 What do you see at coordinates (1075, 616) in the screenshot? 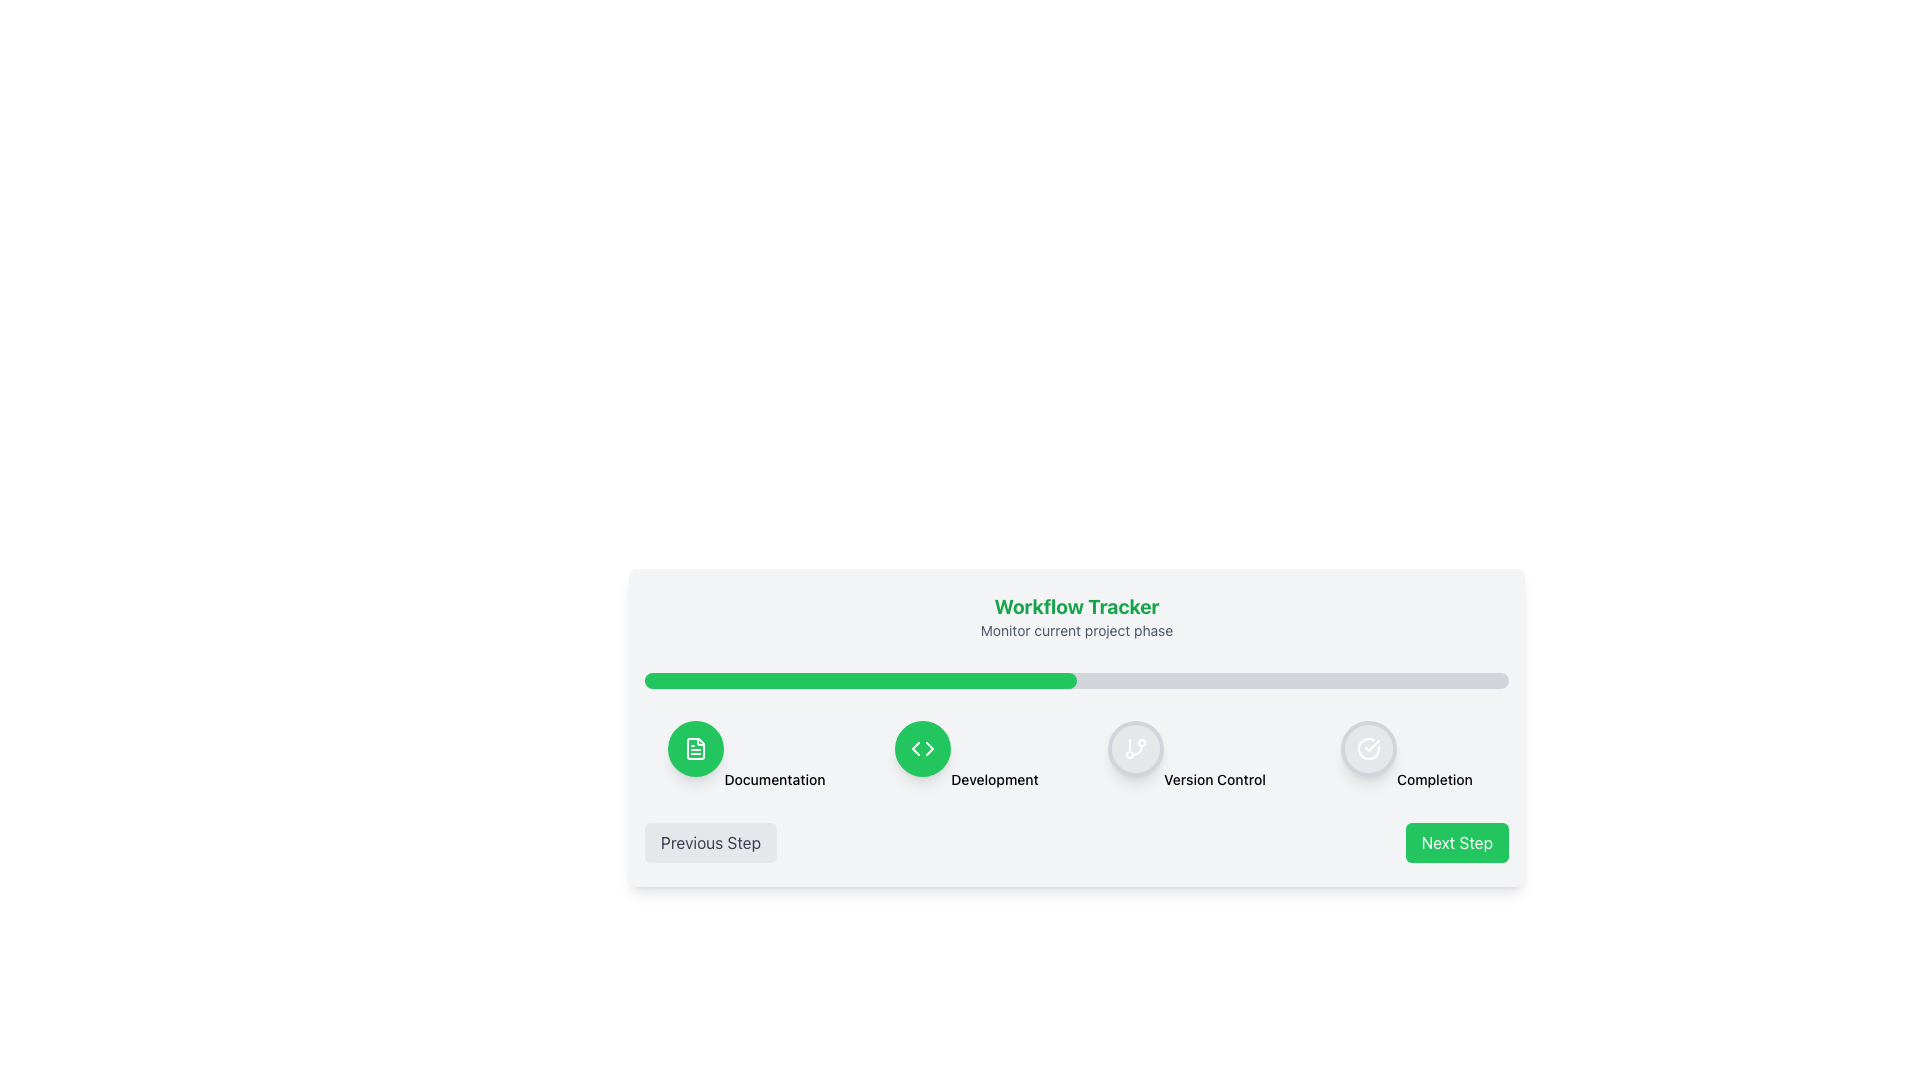
I see `the 'Workflow Tracker' text component, which features a bold green title and a subtitle in gray, to see details` at bounding box center [1075, 616].